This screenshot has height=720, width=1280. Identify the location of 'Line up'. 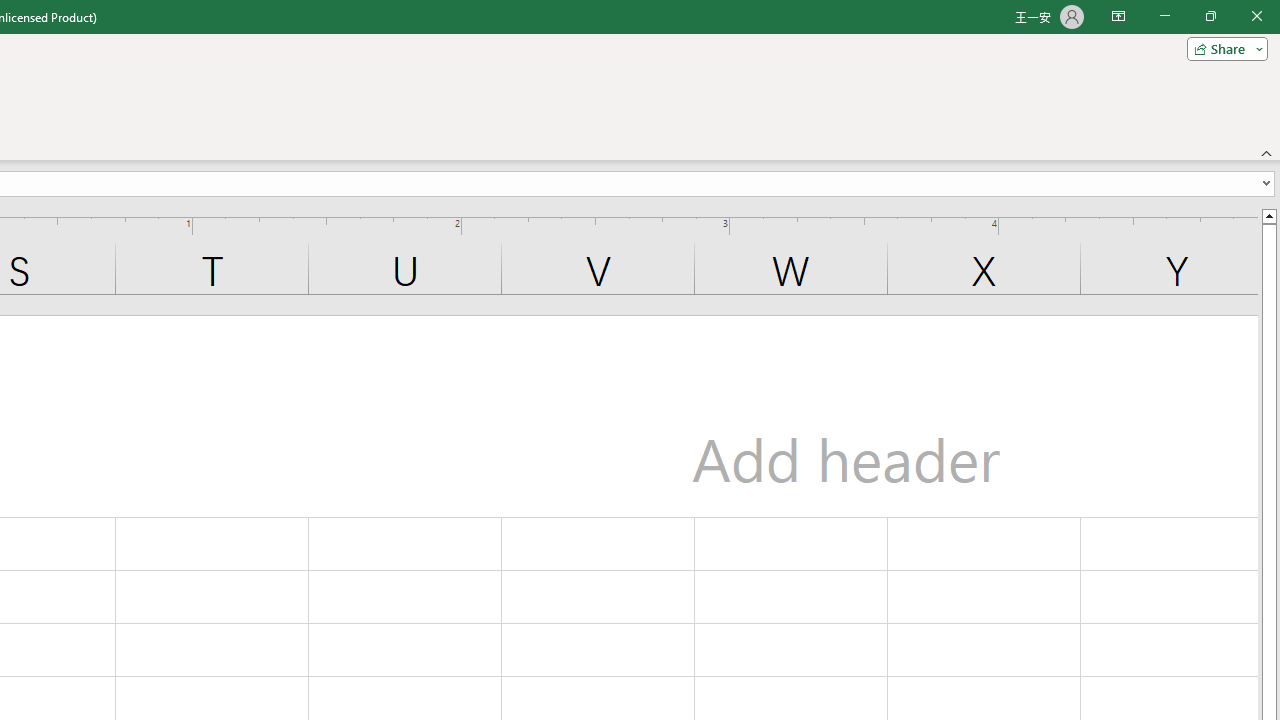
(1268, 215).